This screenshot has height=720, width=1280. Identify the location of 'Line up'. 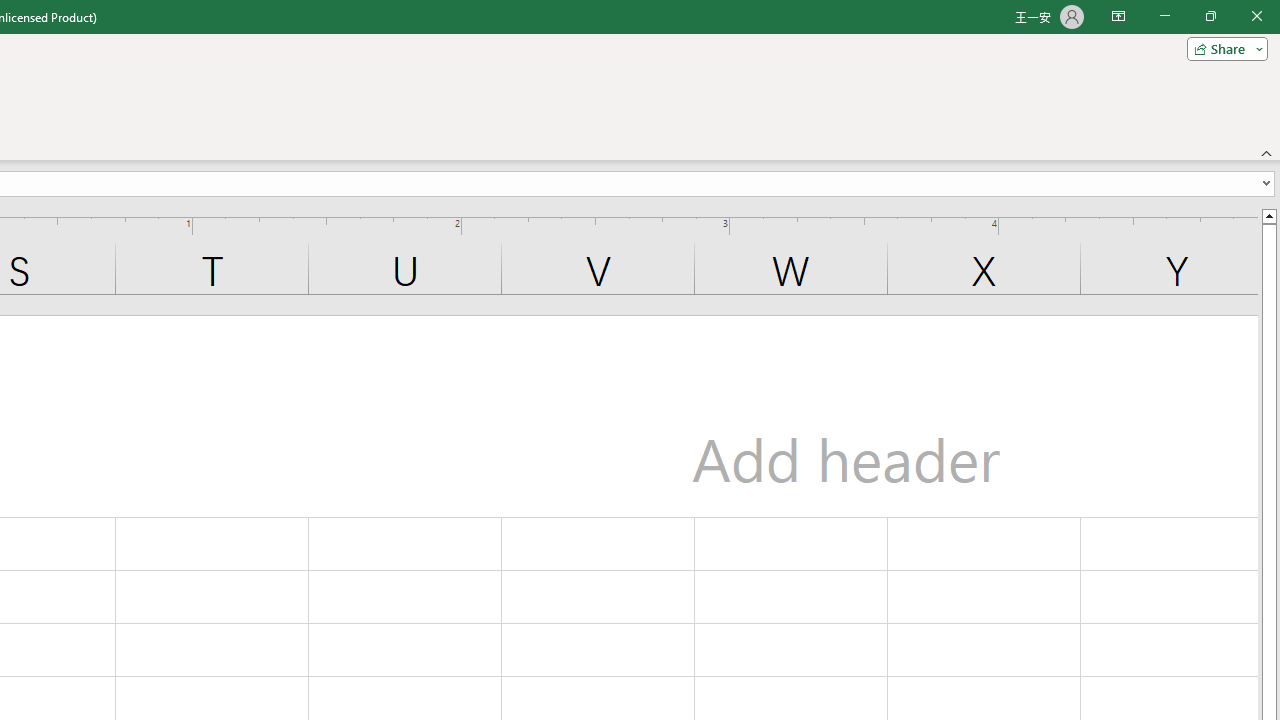
(1268, 215).